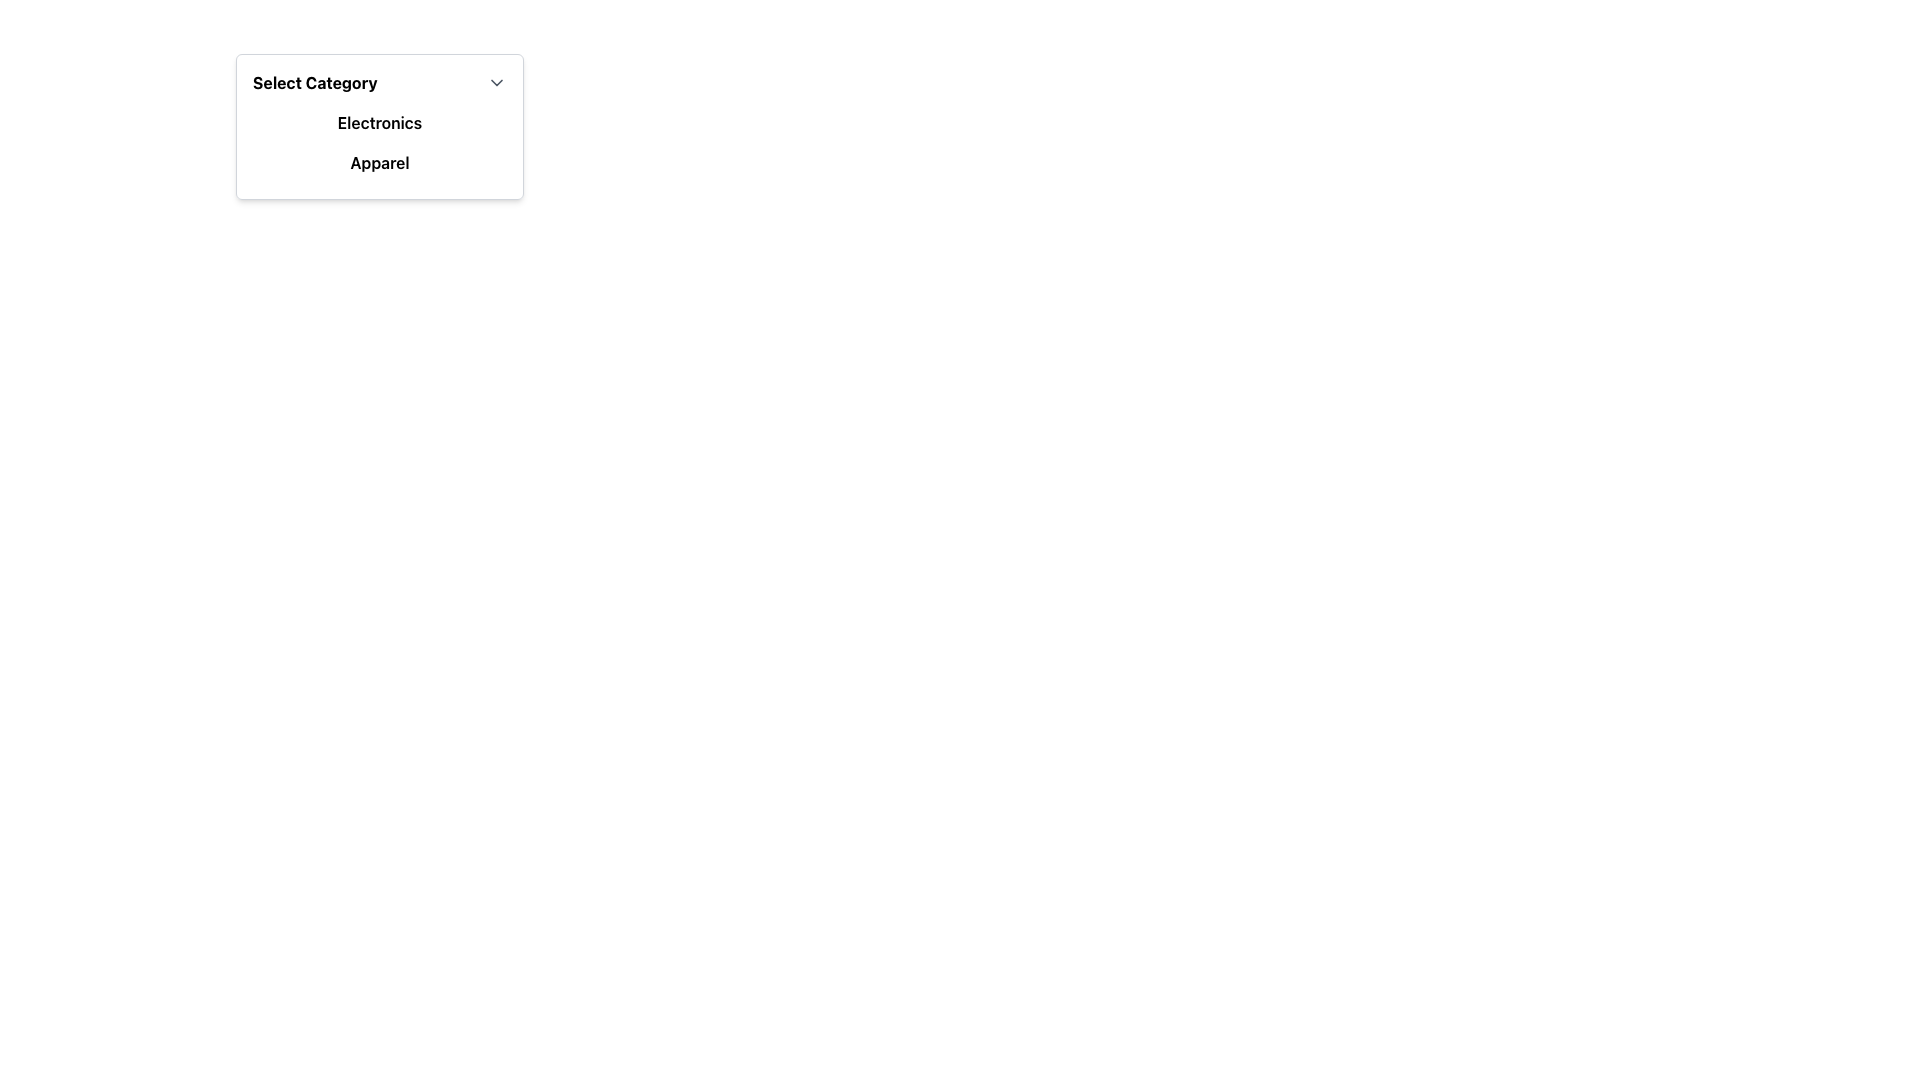 This screenshot has height=1080, width=1920. Describe the element at coordinates (379, 161) in the screenshot. I see `the 'Apparel' option in the dropdown menu` at that location.